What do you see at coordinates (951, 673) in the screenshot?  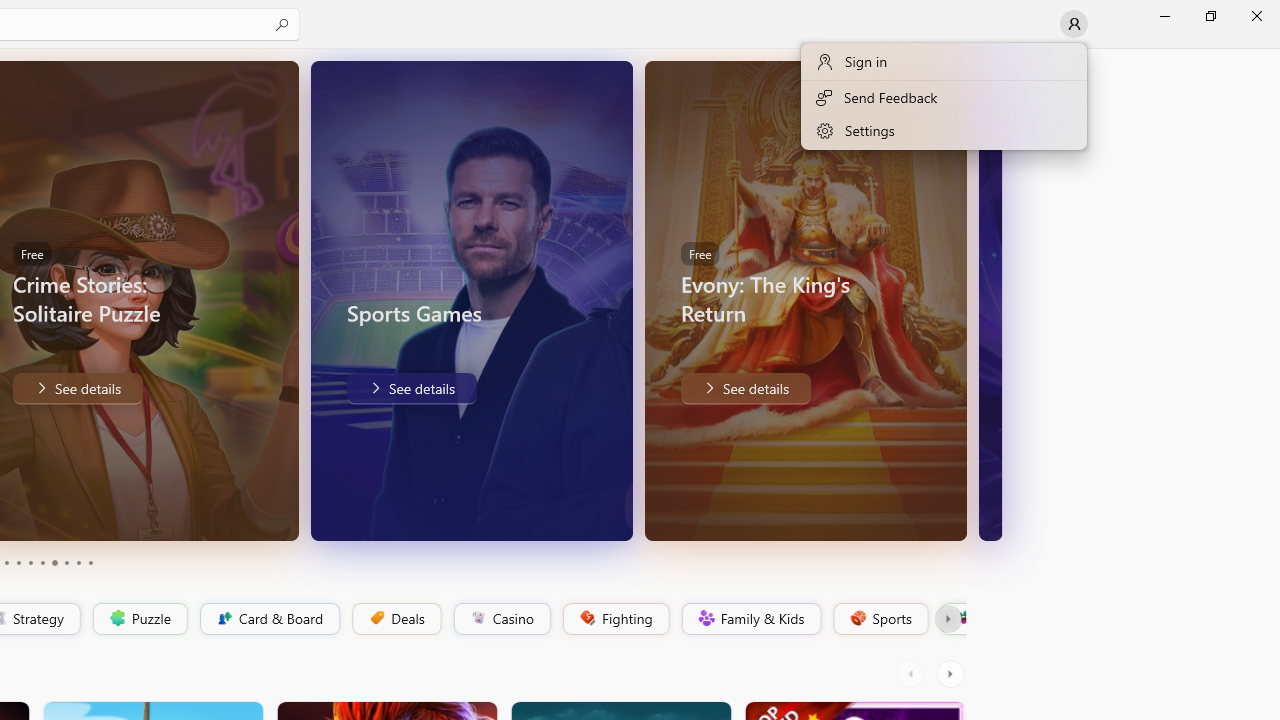 I see `'AutomationID: RightScrollButton'` at bounding box center [951, 673].